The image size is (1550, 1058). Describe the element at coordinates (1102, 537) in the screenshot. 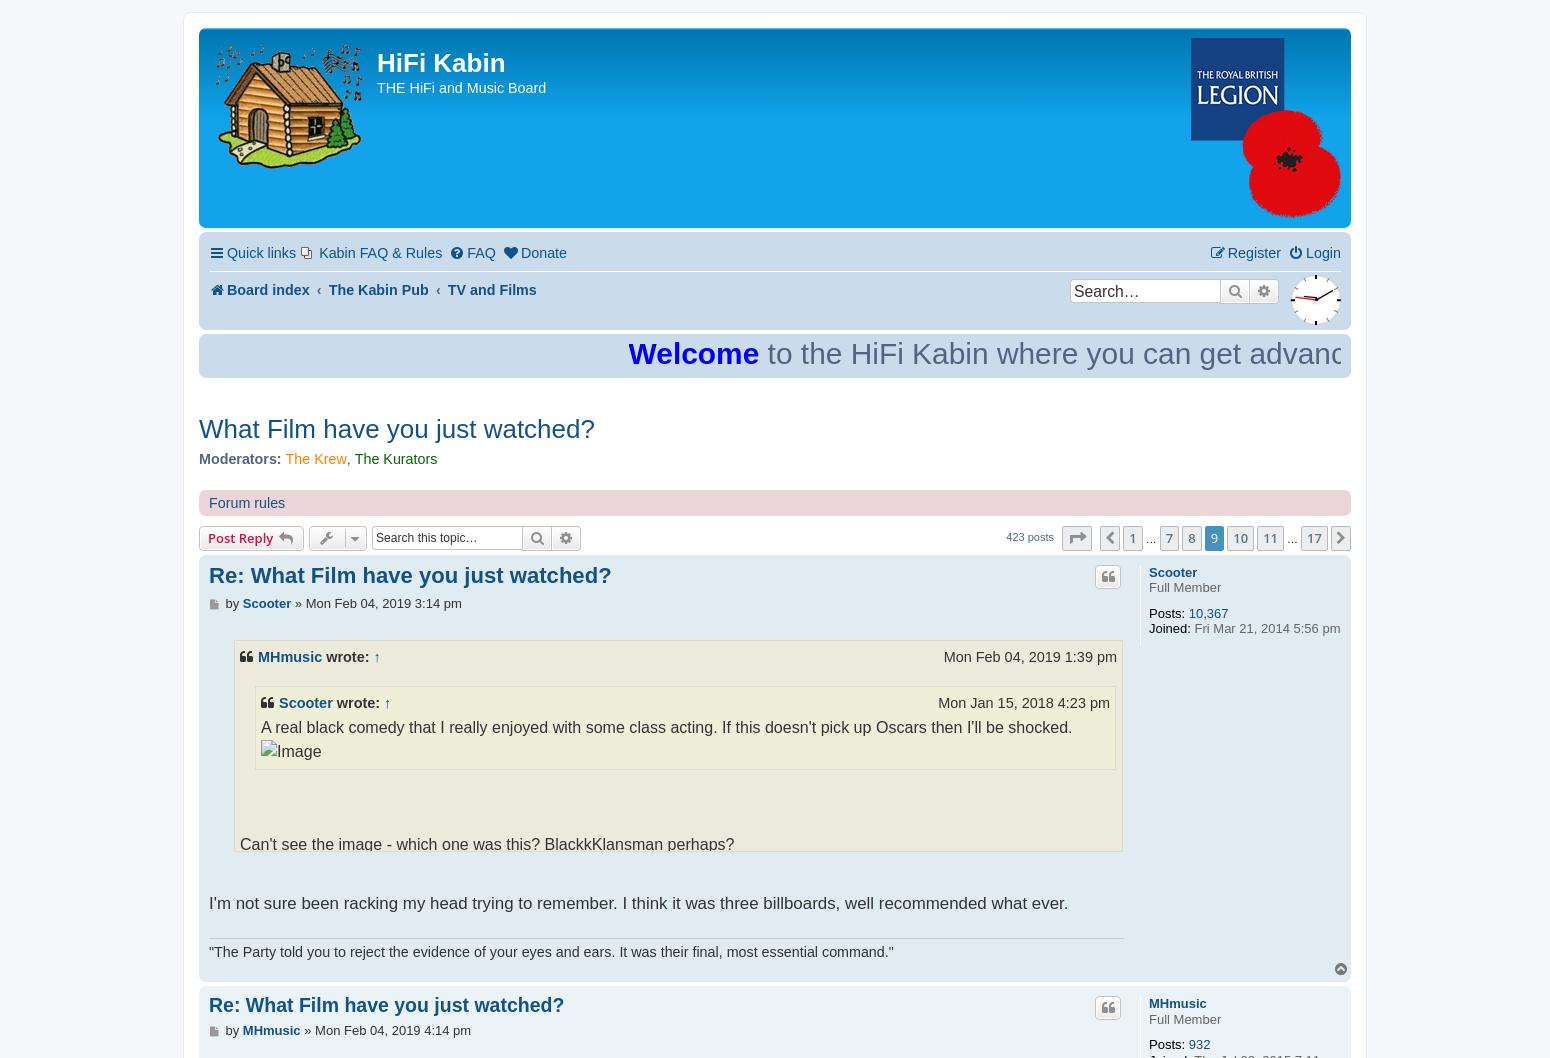

I see `'Page'` at that location.